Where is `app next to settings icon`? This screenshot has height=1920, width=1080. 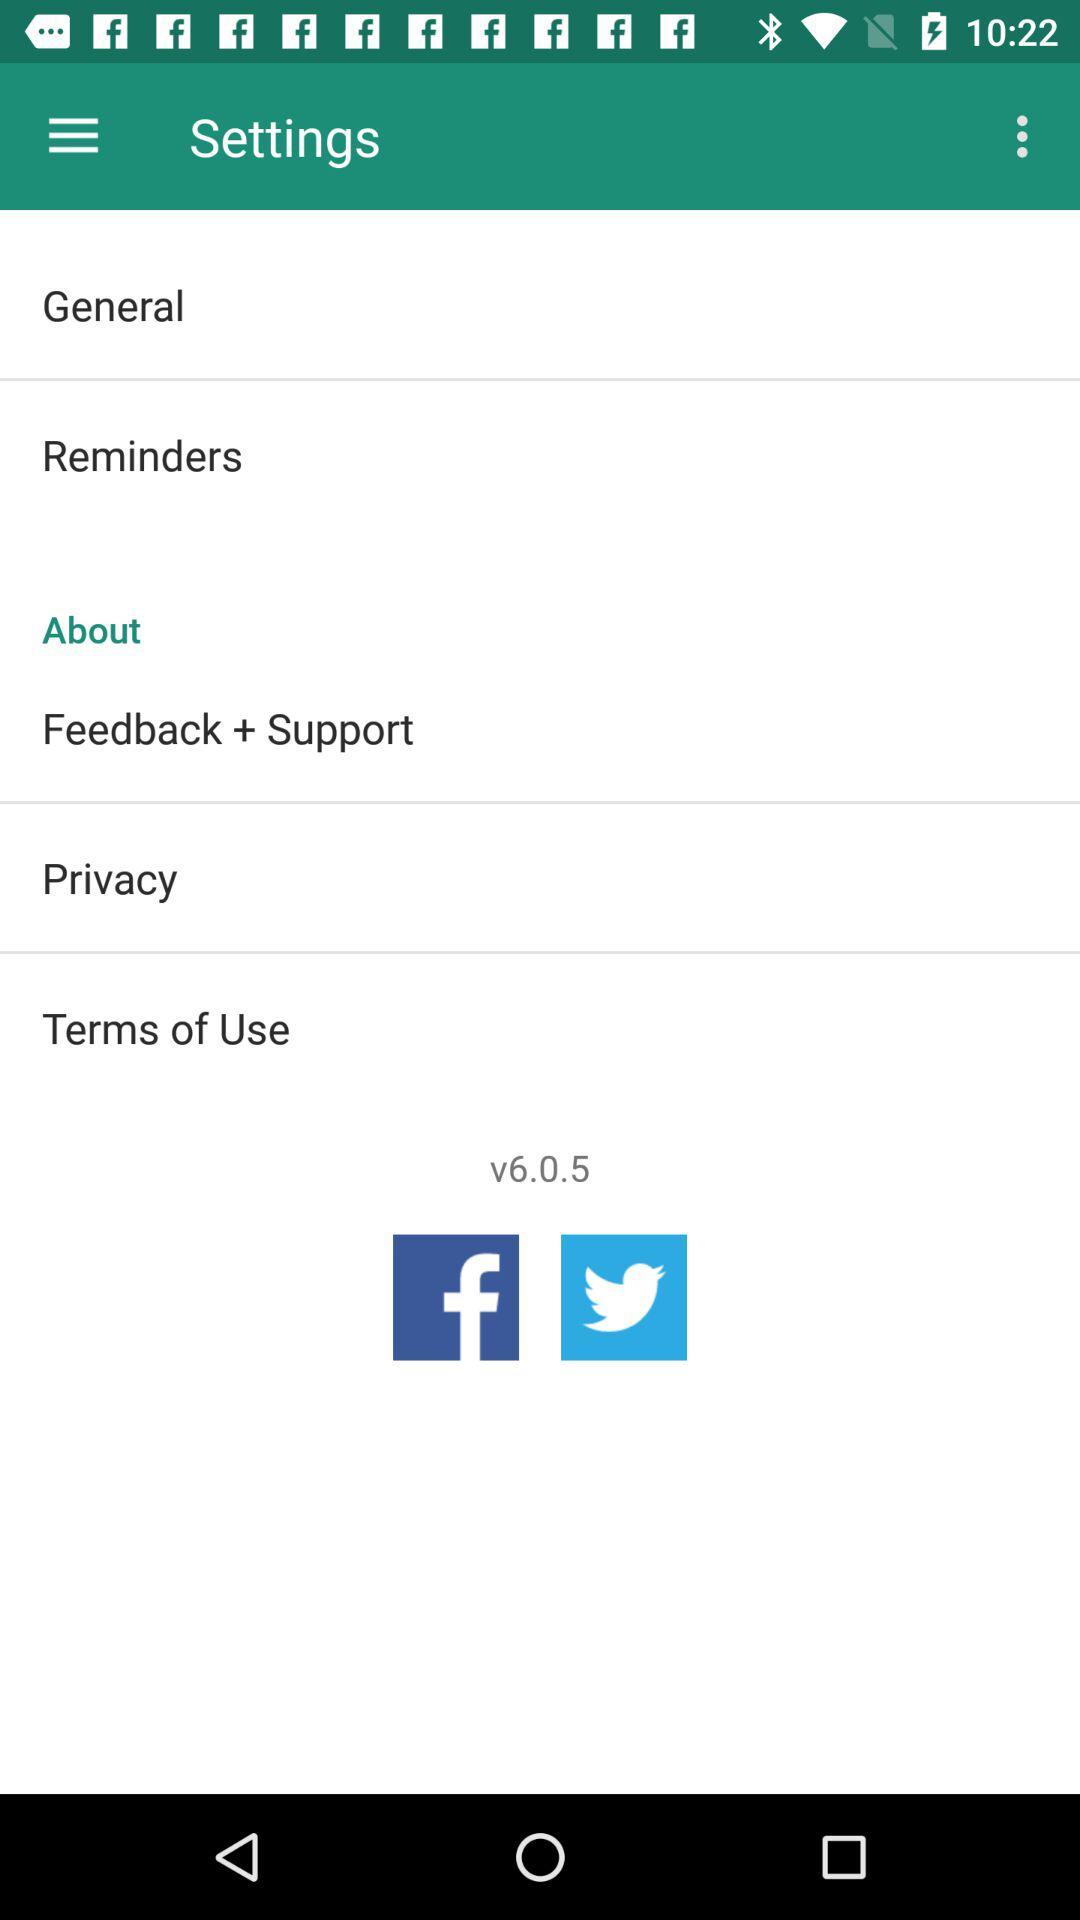 app next to settings icon is located at coordinates (72, 135).